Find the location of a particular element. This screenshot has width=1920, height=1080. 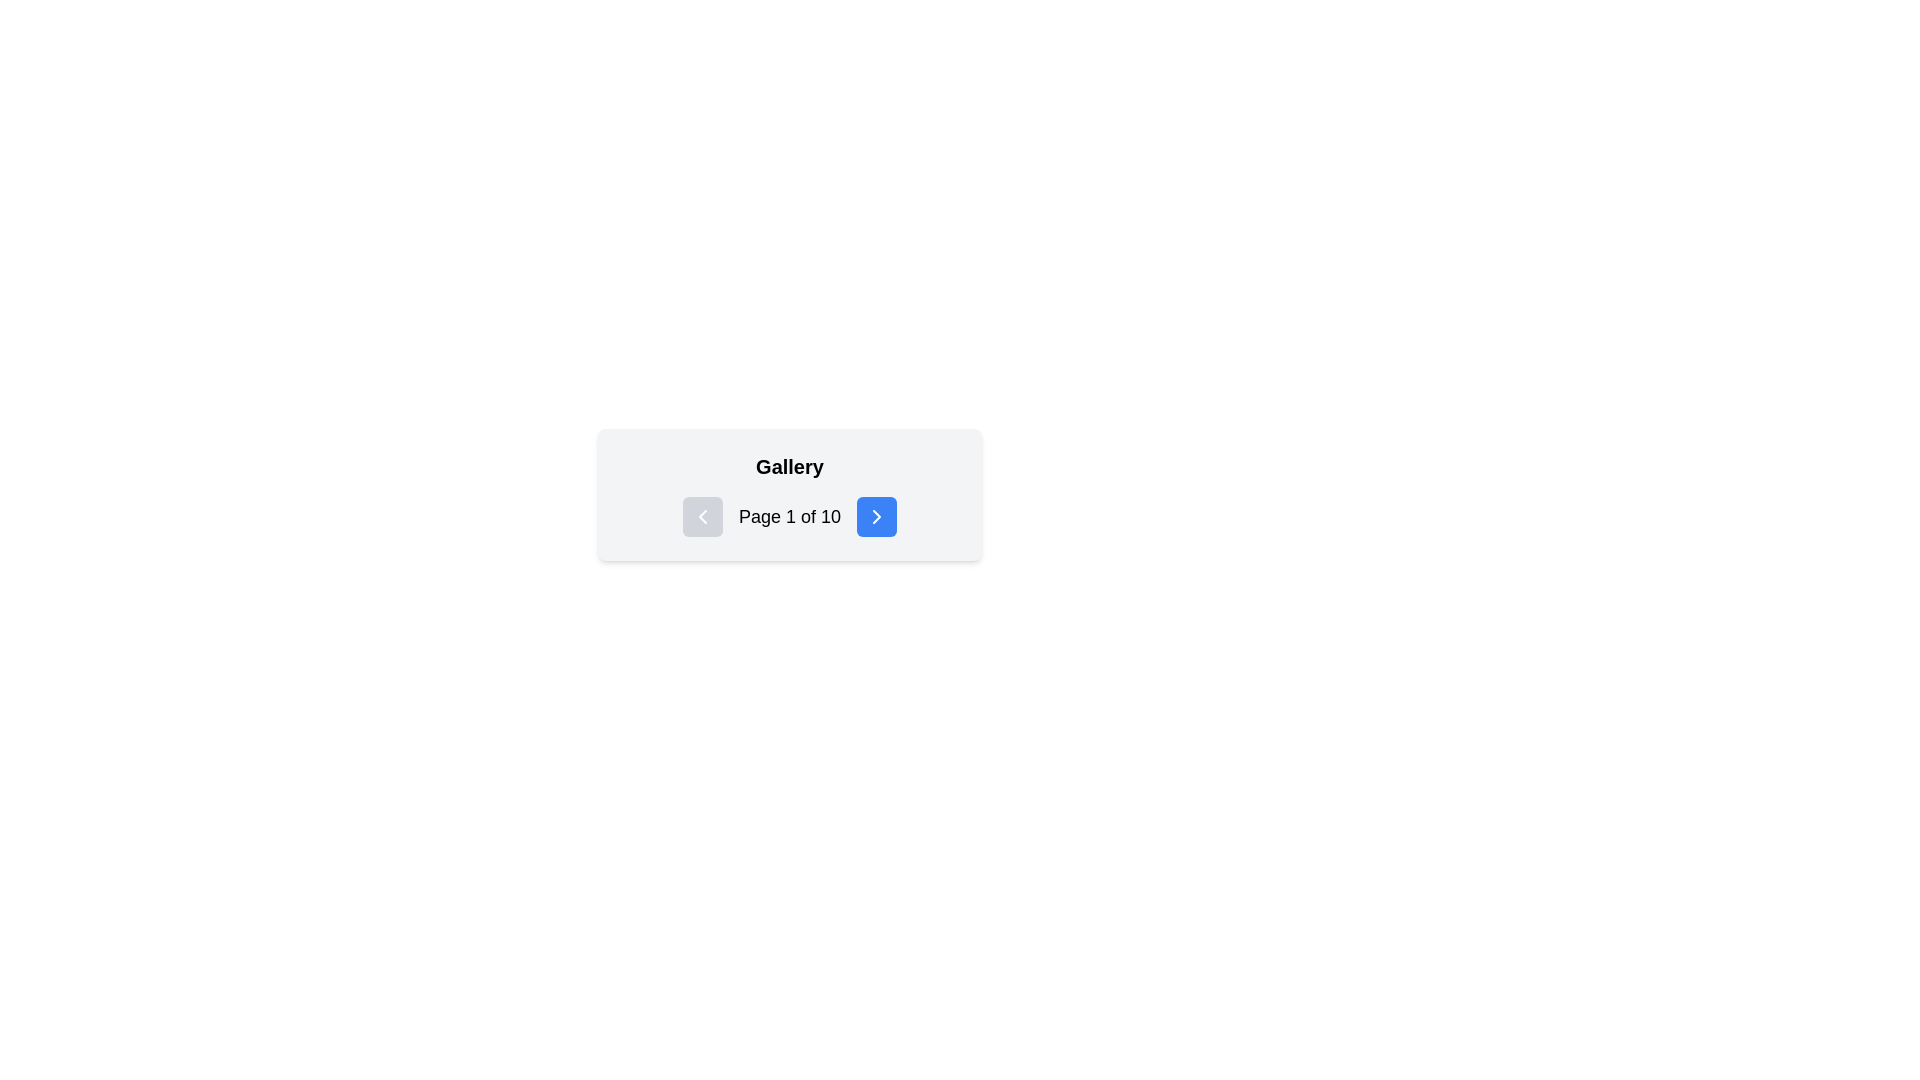

the arrow icon for the right navigation button is located at coordinates (877, 515).